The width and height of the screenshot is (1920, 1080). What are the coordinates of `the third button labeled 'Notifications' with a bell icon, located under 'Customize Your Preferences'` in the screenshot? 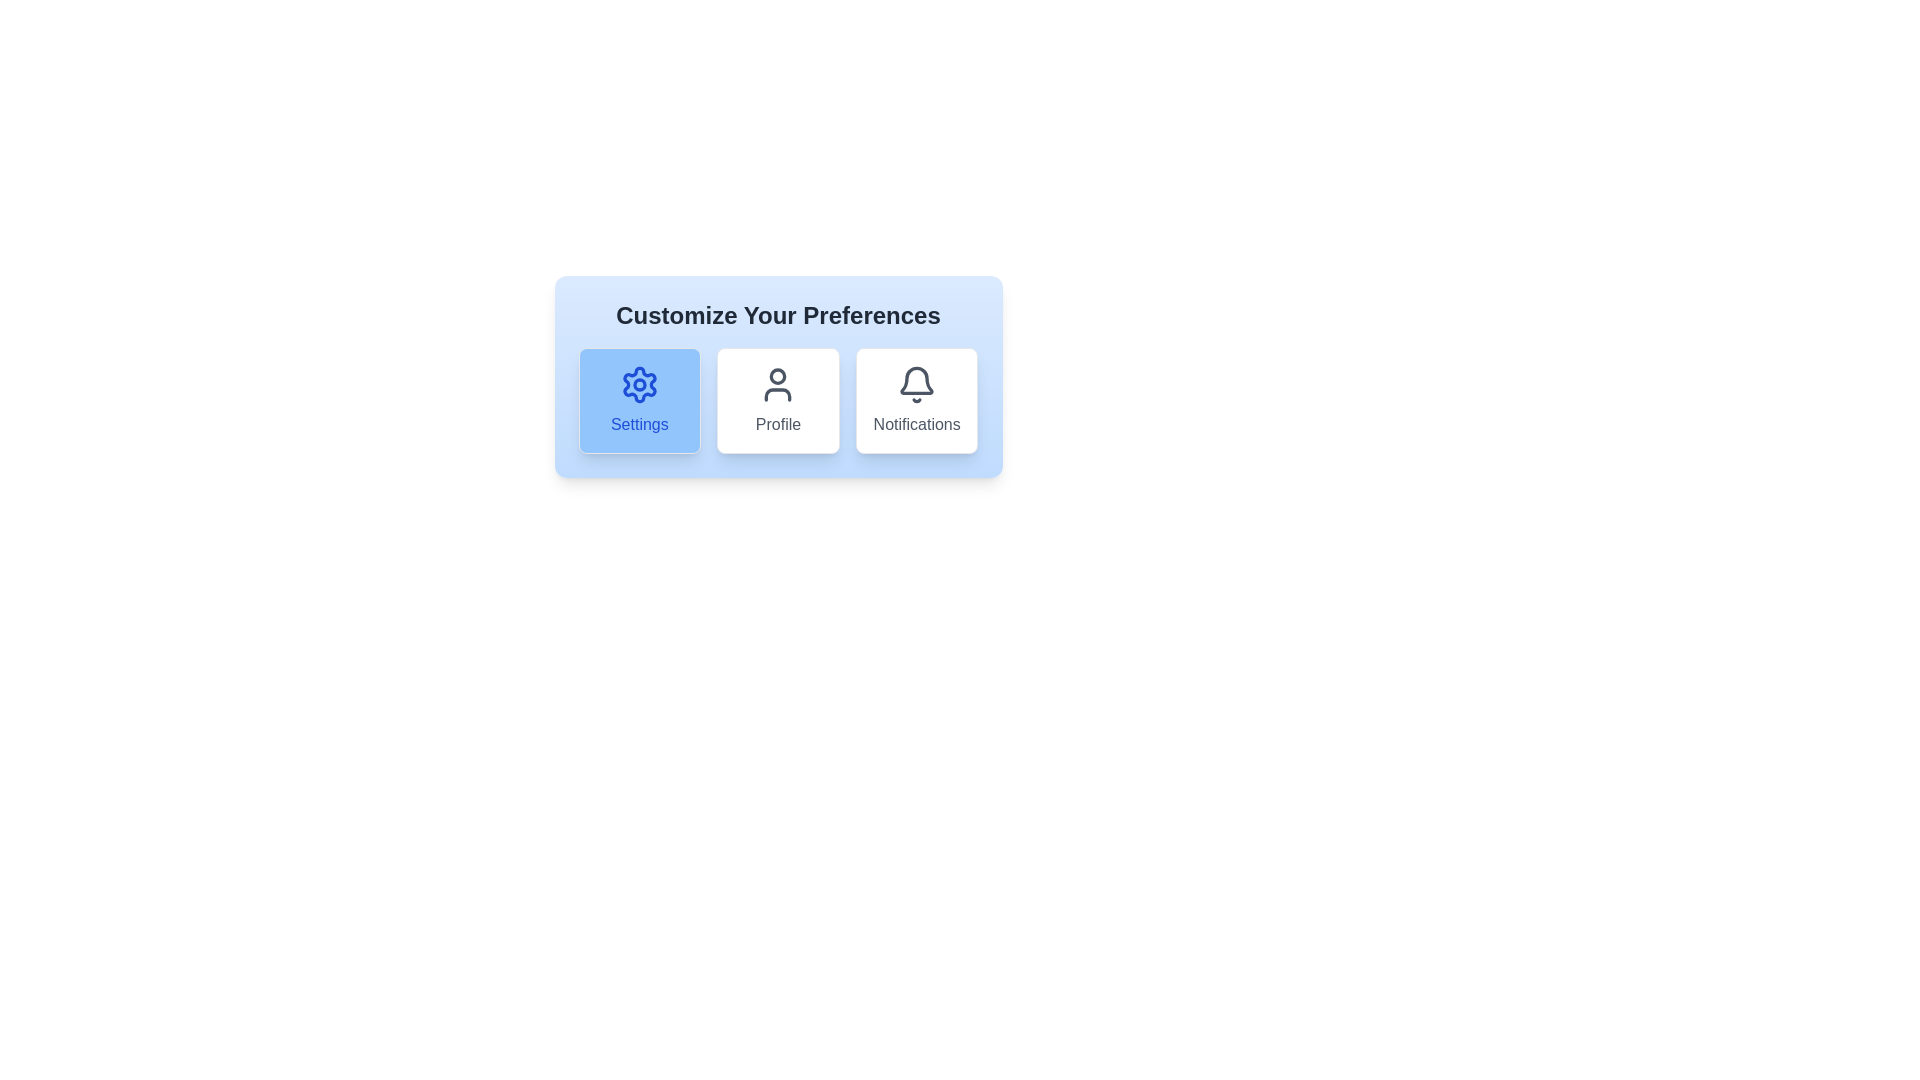 It's located at (916, 401).